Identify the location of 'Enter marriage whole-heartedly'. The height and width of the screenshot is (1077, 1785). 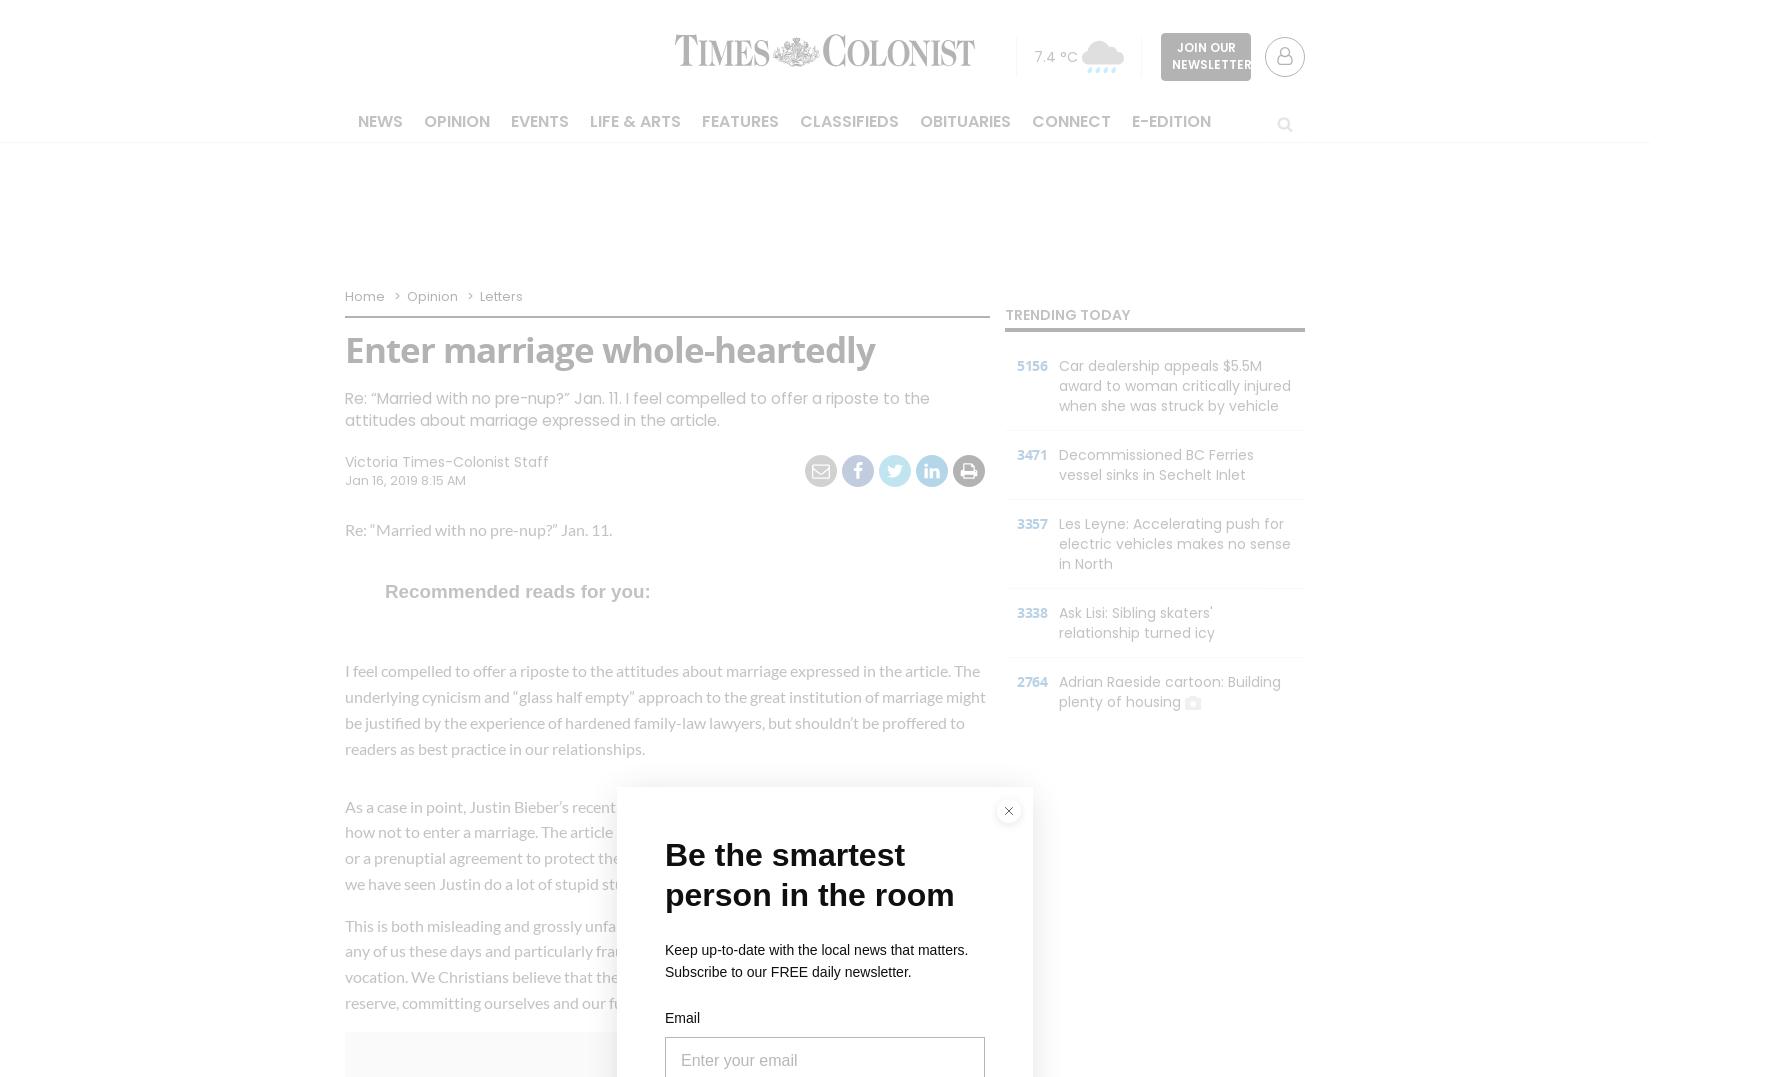
(609, 347).